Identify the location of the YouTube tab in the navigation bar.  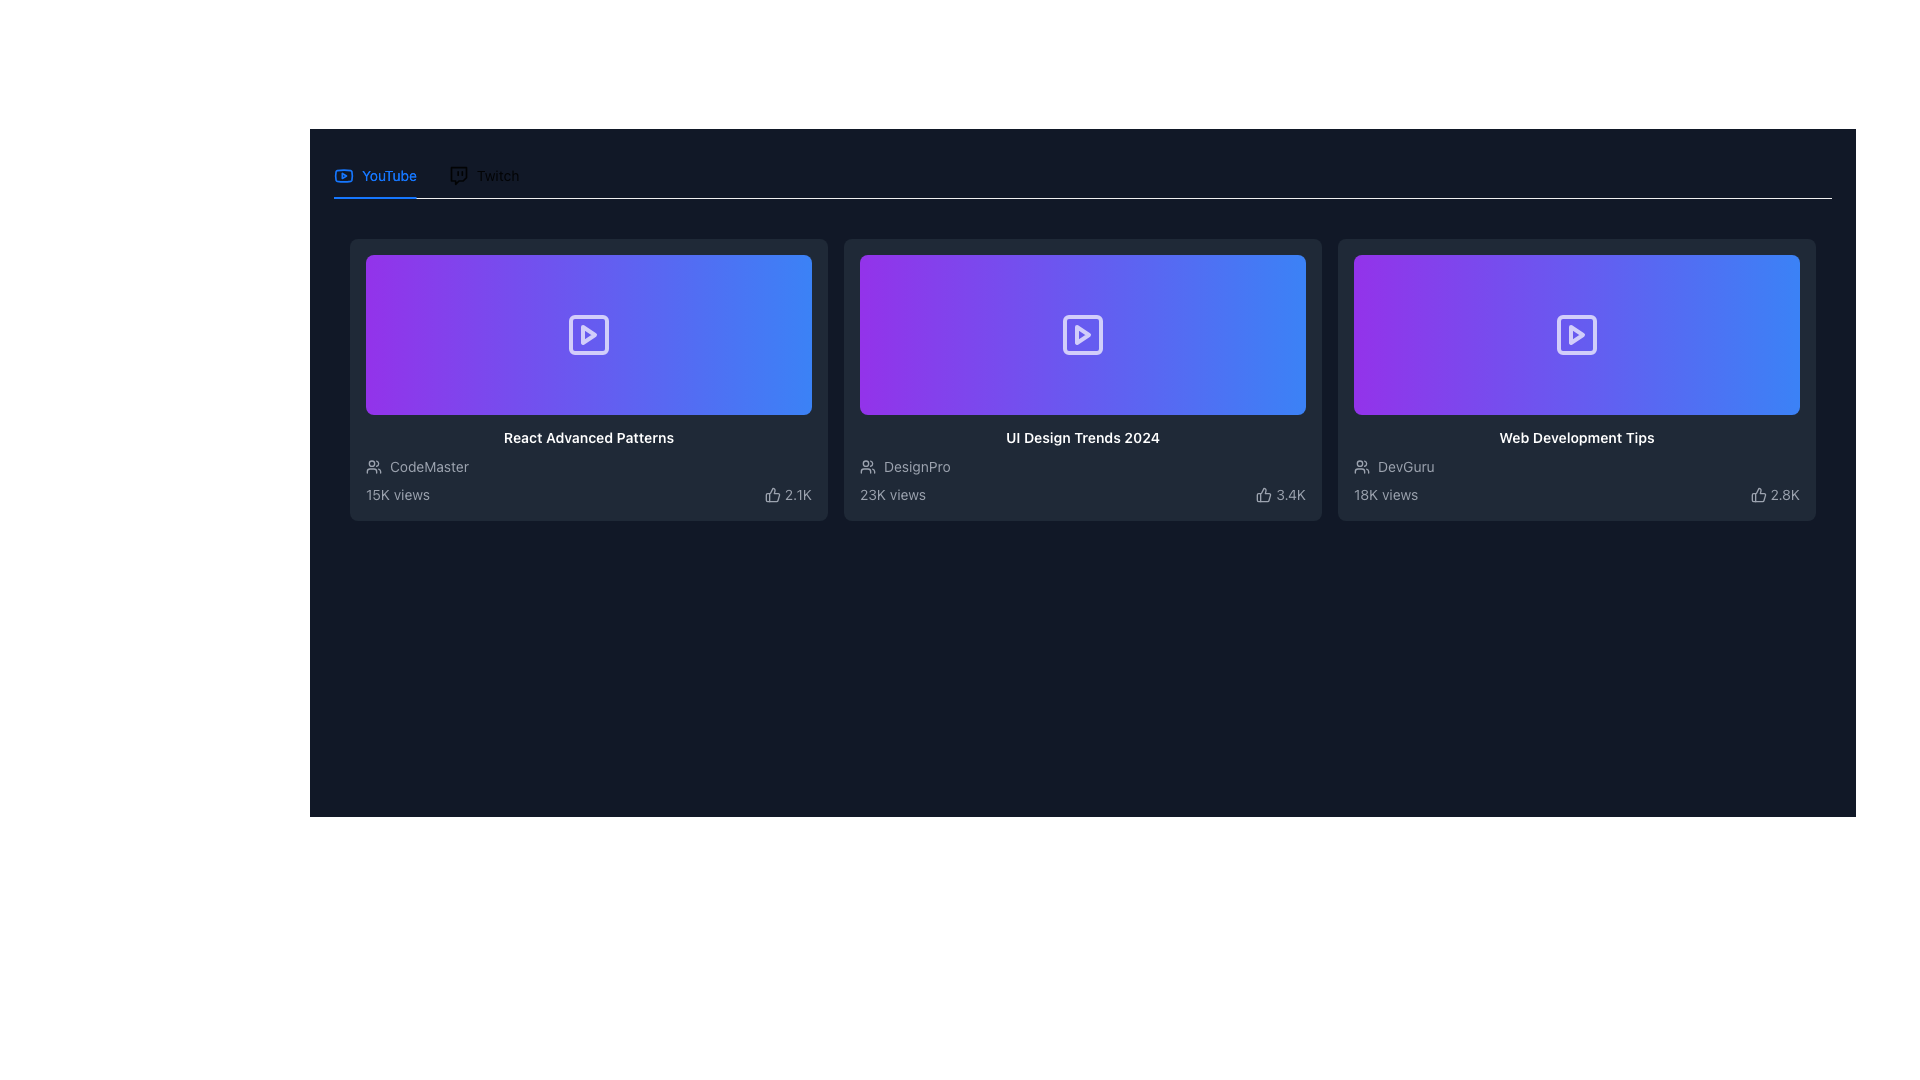
(375, 175).